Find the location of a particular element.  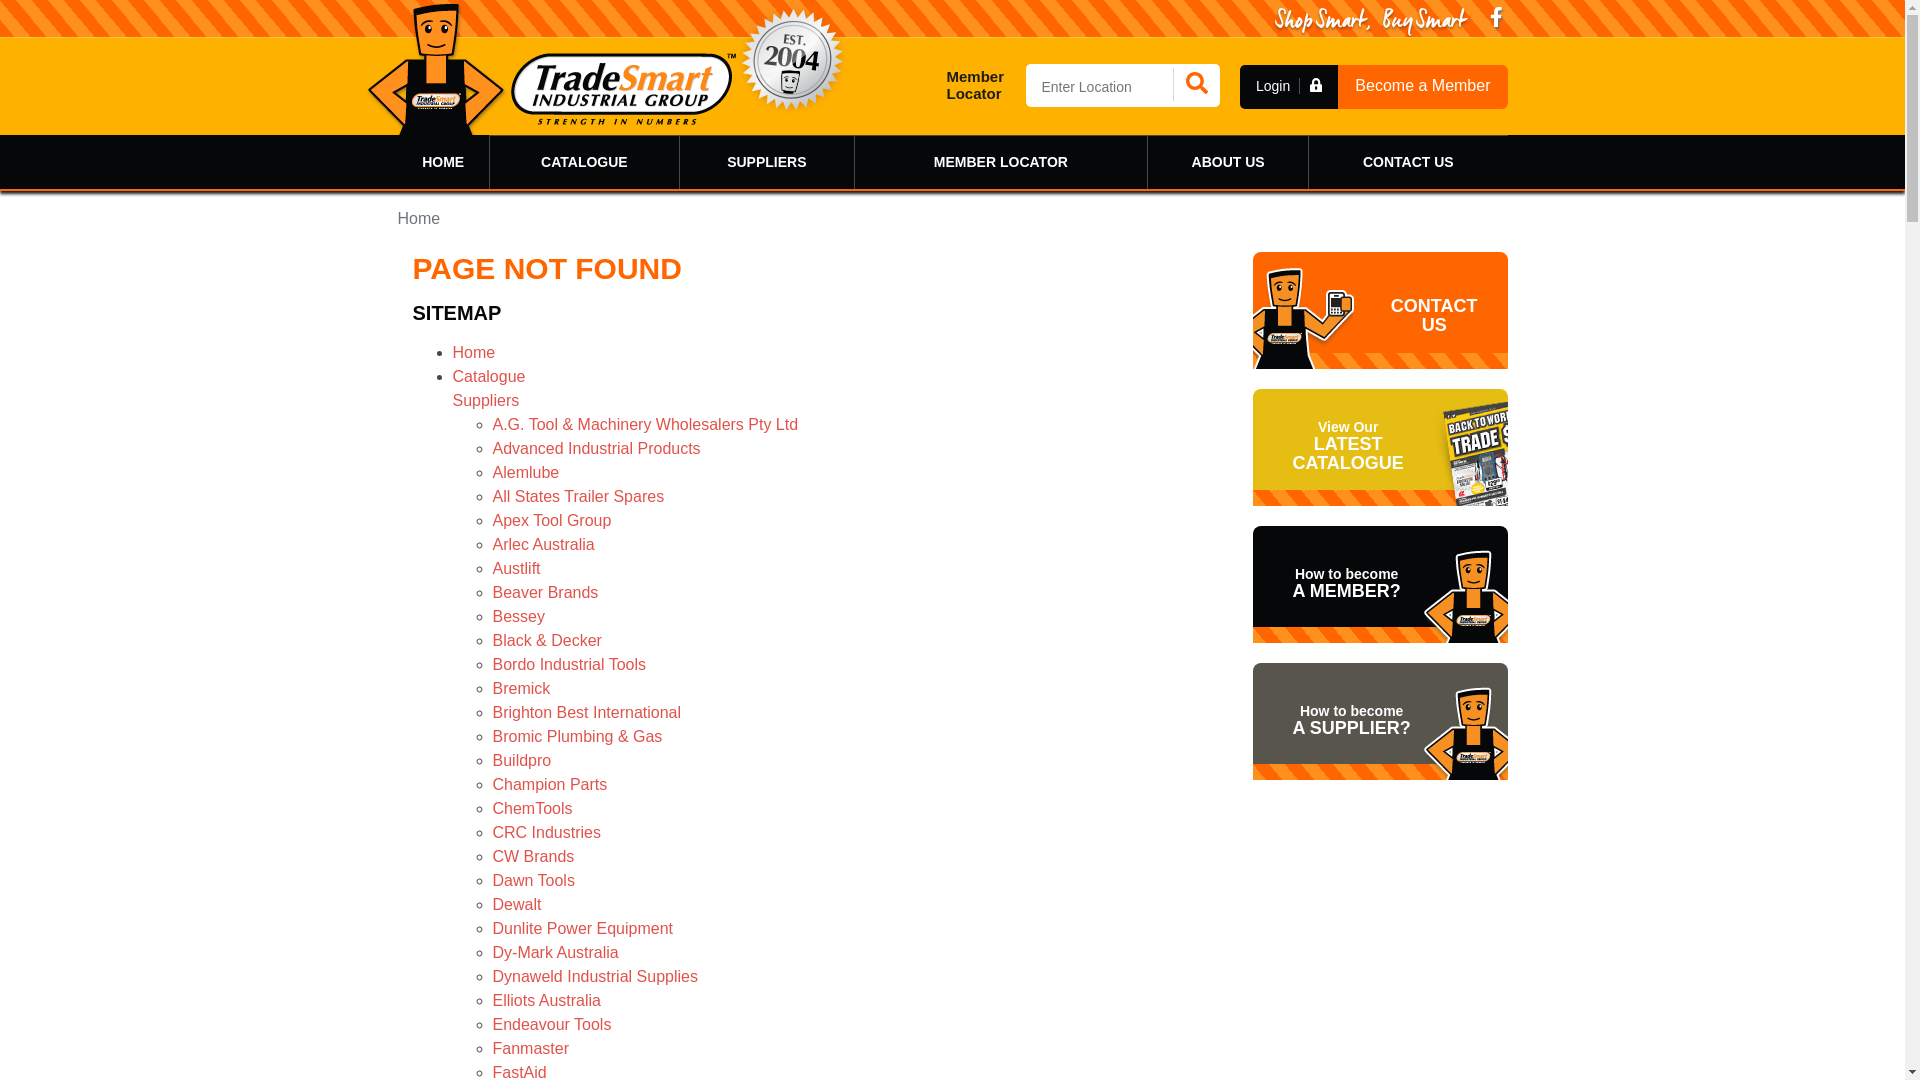

'All States Trailer Spares' is located at coordinates (491, 495).